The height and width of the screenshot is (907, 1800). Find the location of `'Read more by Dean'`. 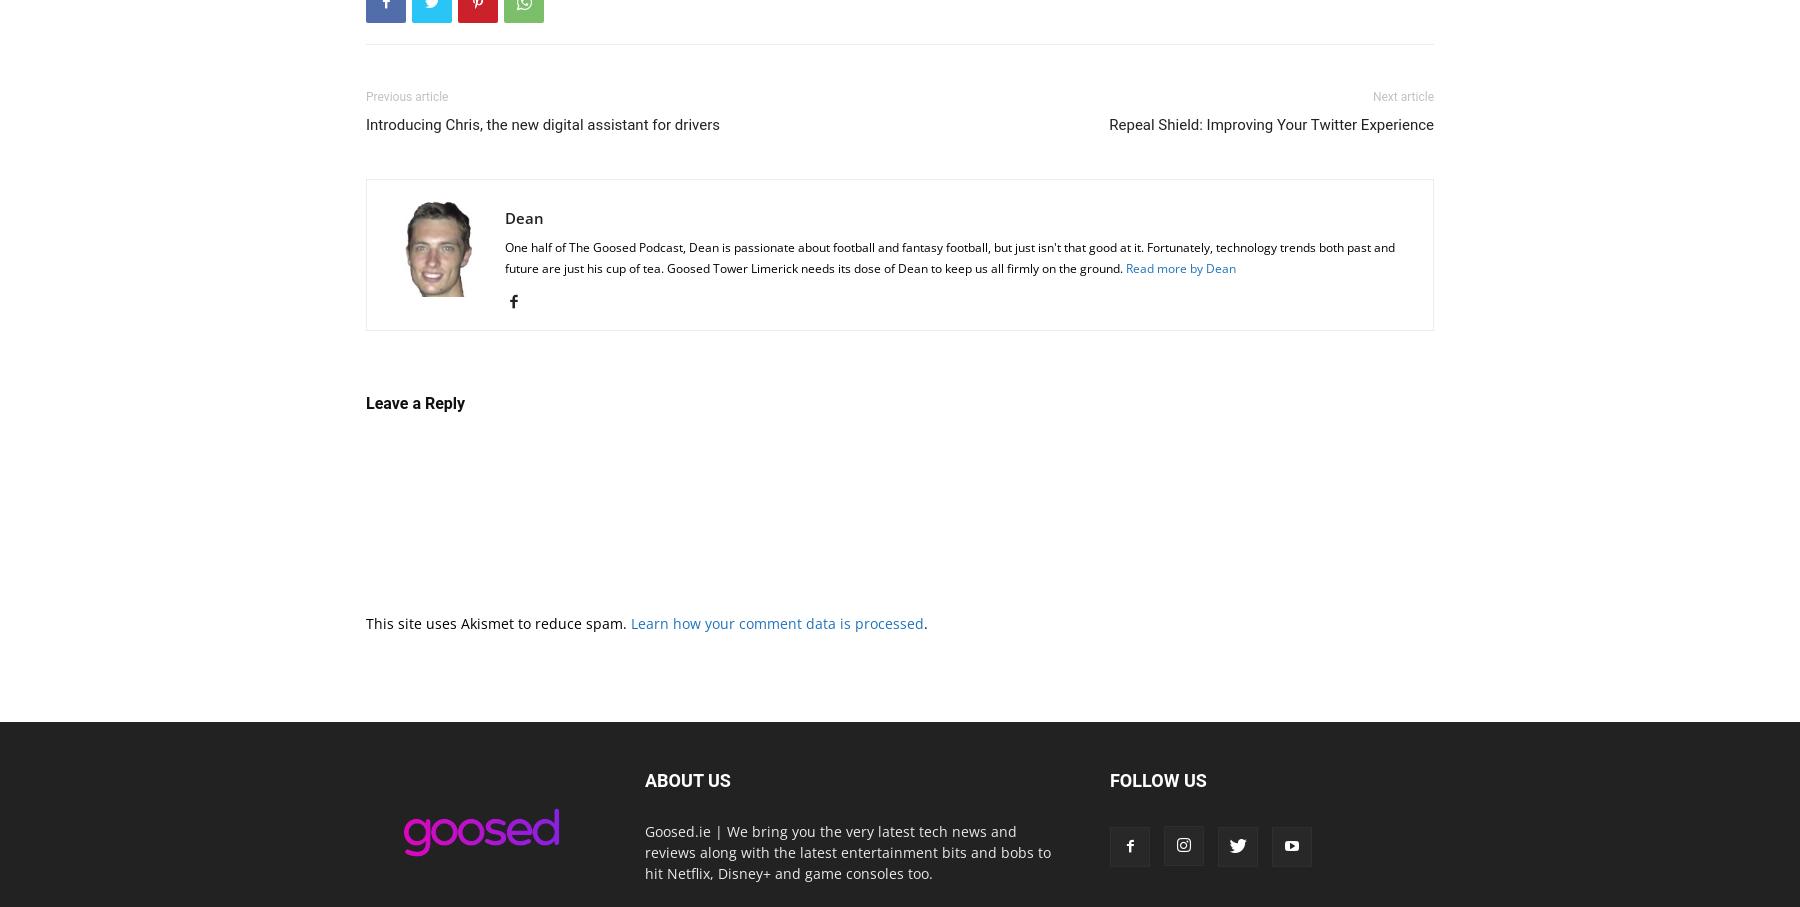

'Read more by Dean' is located at coordinates (1179, 266).